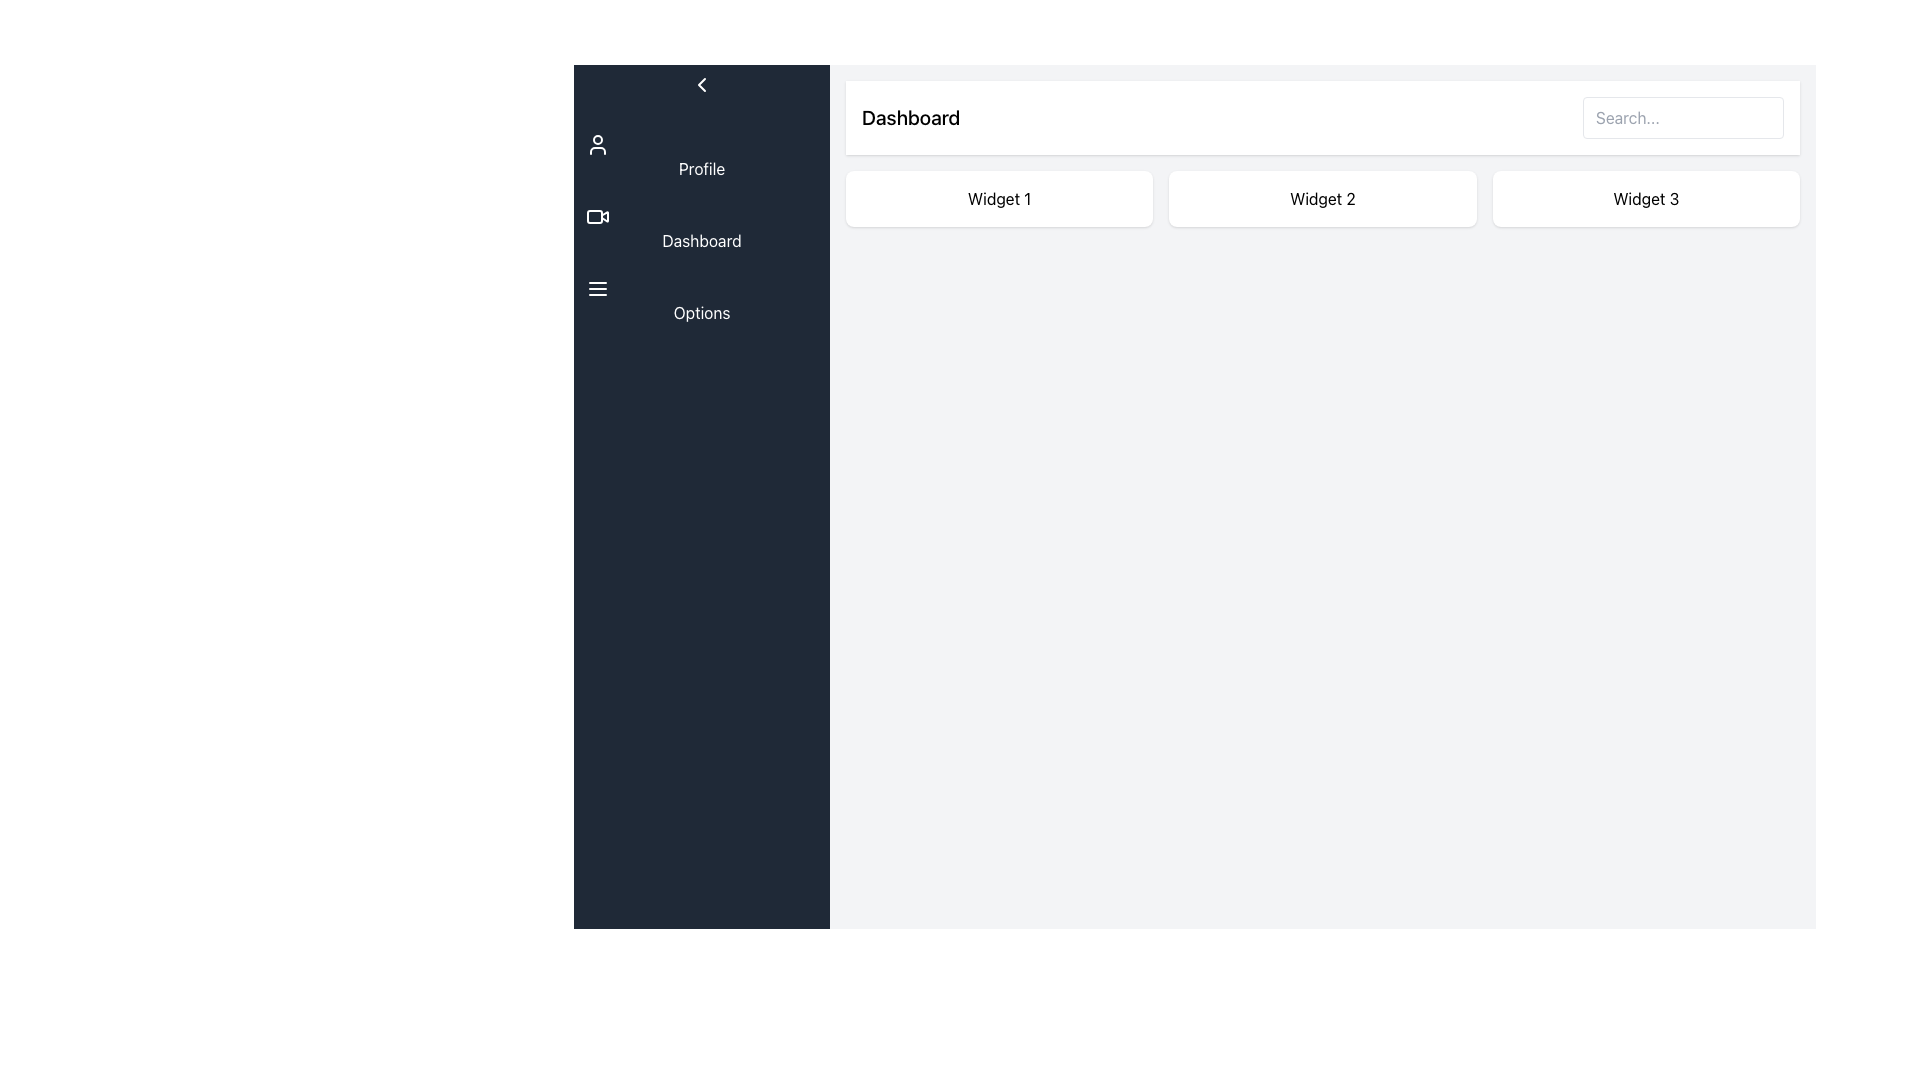  Describe the element at coordinates (701, 83) in the screenshot. I see `the small, left-pointing chevron icon at the top of the dark navigation sidebar` at that location.